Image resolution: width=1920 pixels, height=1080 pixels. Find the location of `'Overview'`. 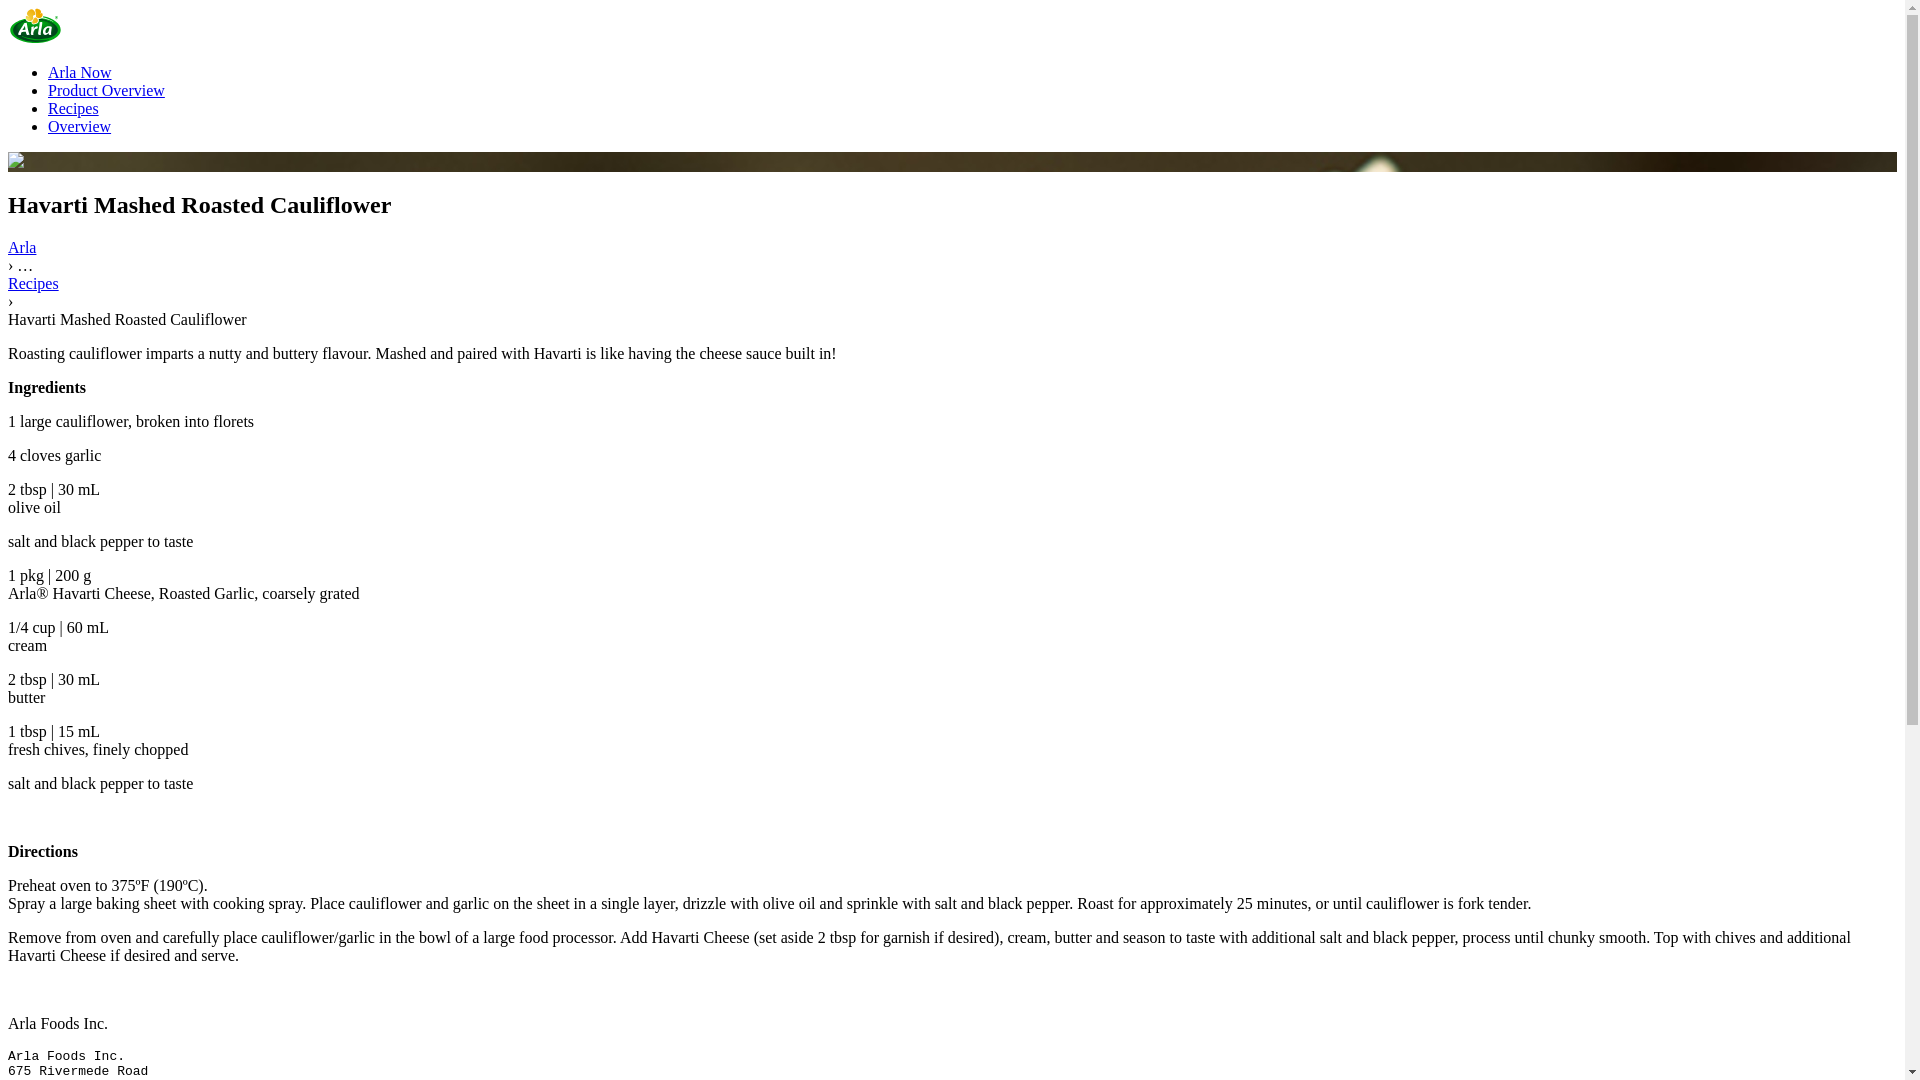

'Overview' is located at coordinates (79, 126).